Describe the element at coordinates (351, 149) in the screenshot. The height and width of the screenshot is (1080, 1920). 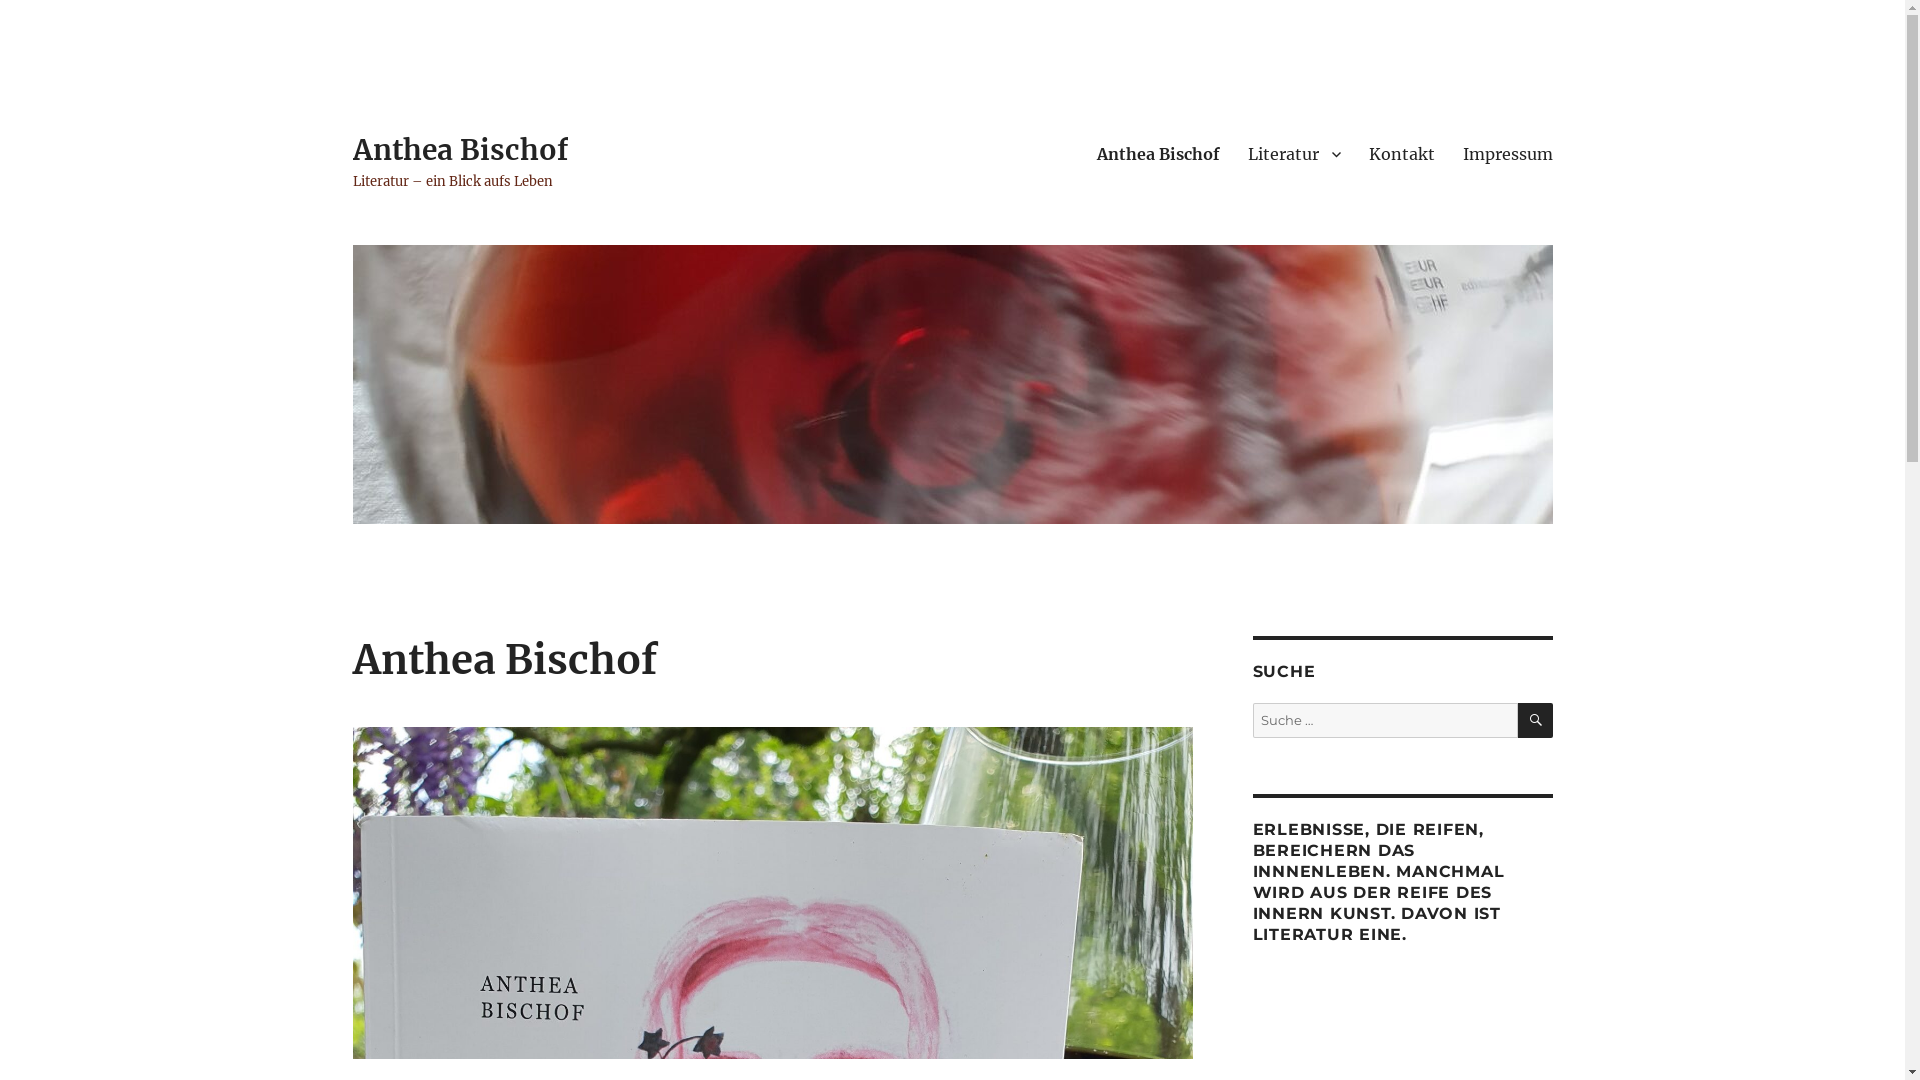
I see `'Anthea Bischof'` at that location.